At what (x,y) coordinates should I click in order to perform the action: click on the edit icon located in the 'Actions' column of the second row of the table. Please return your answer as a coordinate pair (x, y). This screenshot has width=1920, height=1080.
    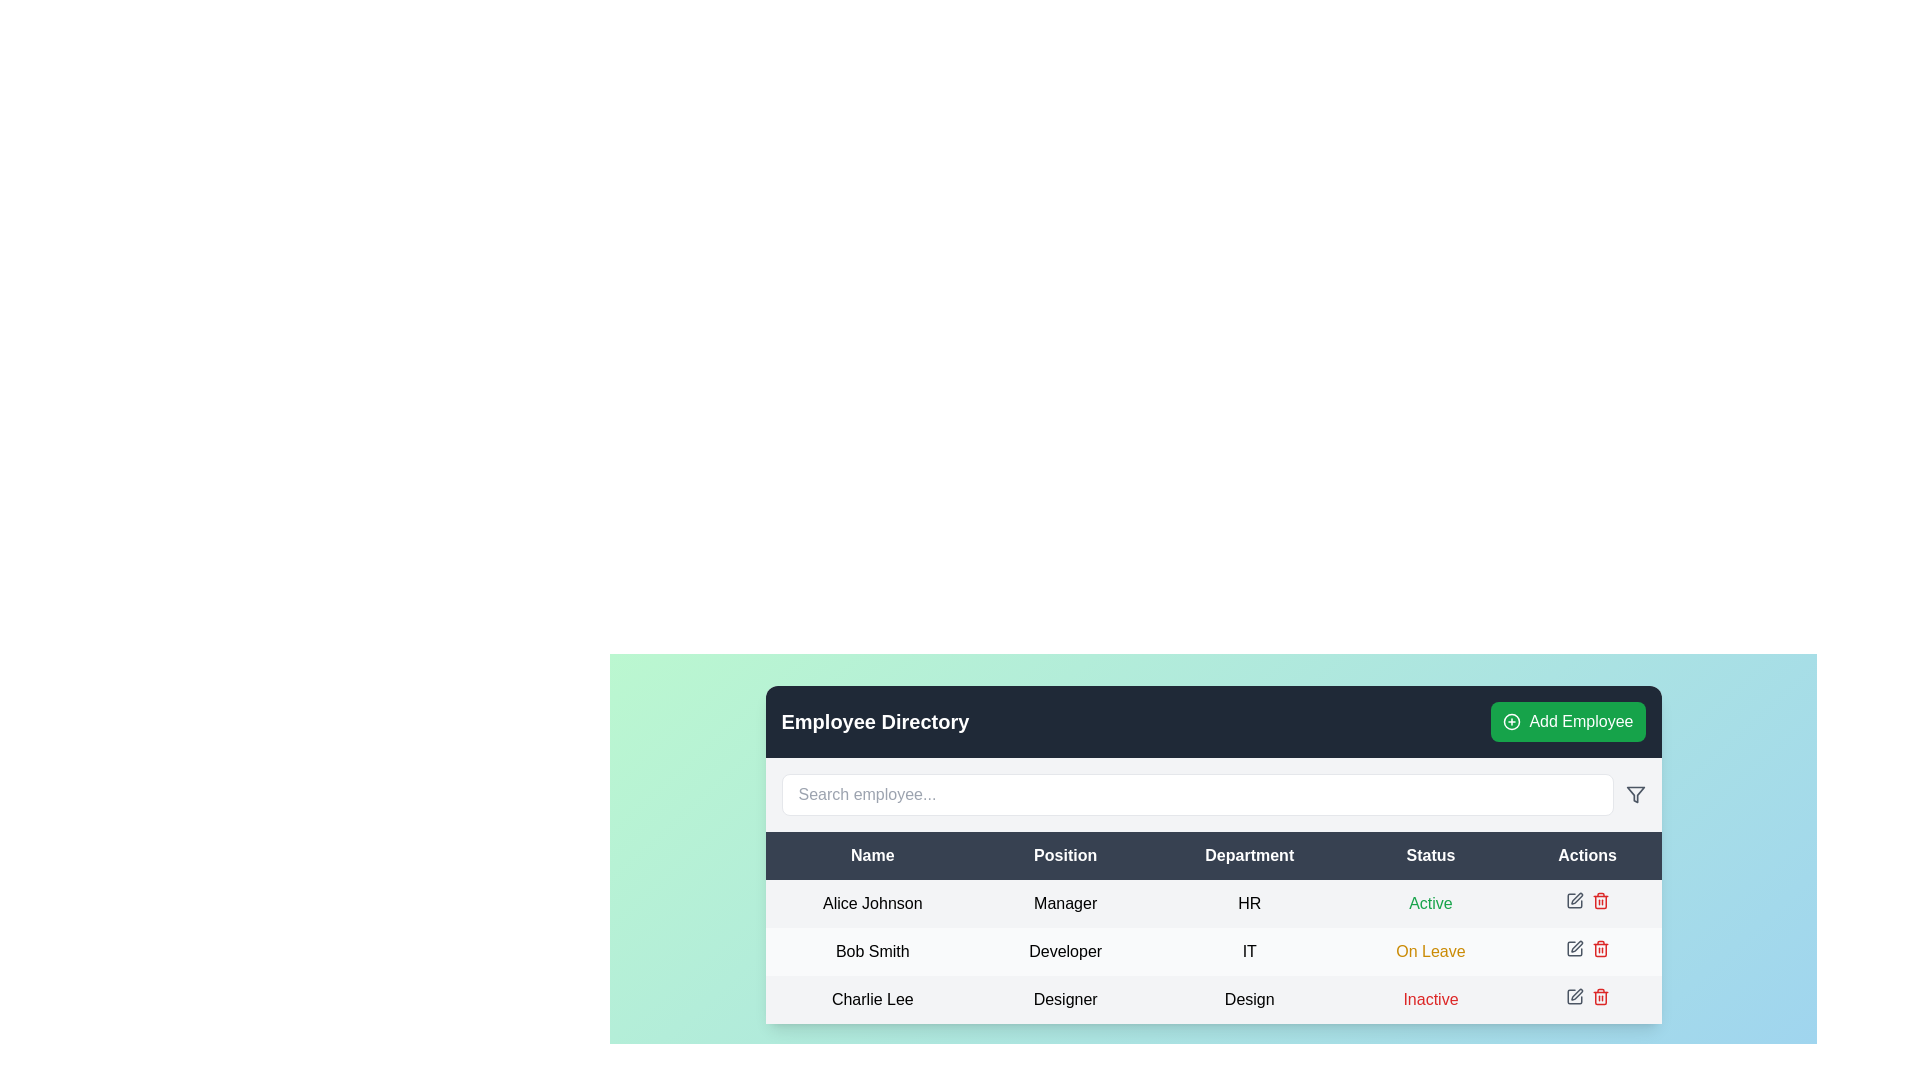
    Looking at the image, I should click on (1573, 947).